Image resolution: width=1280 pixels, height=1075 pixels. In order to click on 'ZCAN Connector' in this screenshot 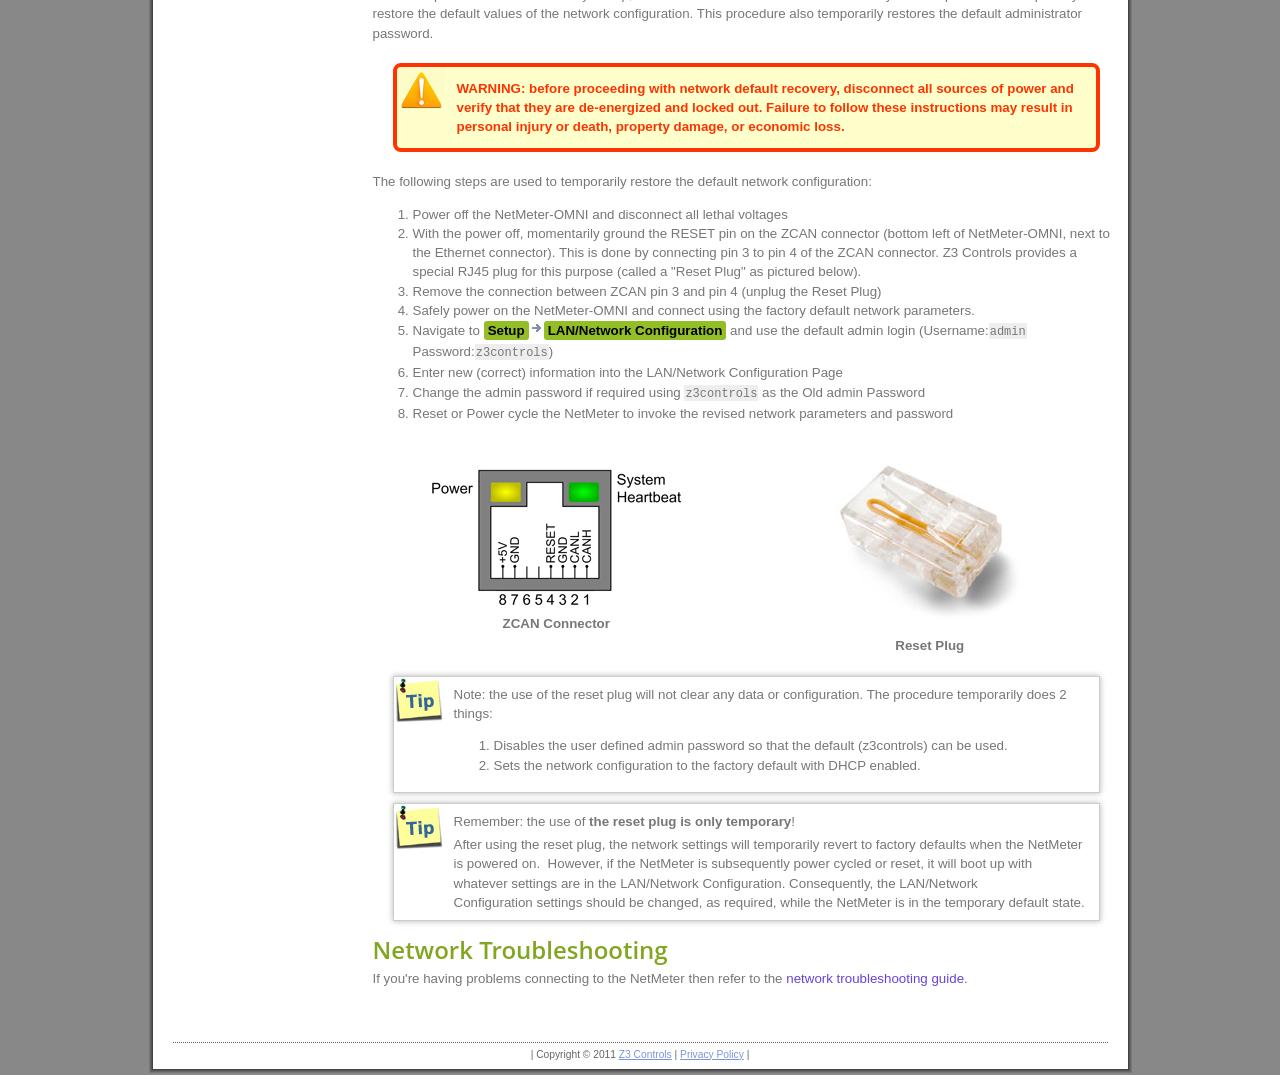, I will do `click(555, 621)`.